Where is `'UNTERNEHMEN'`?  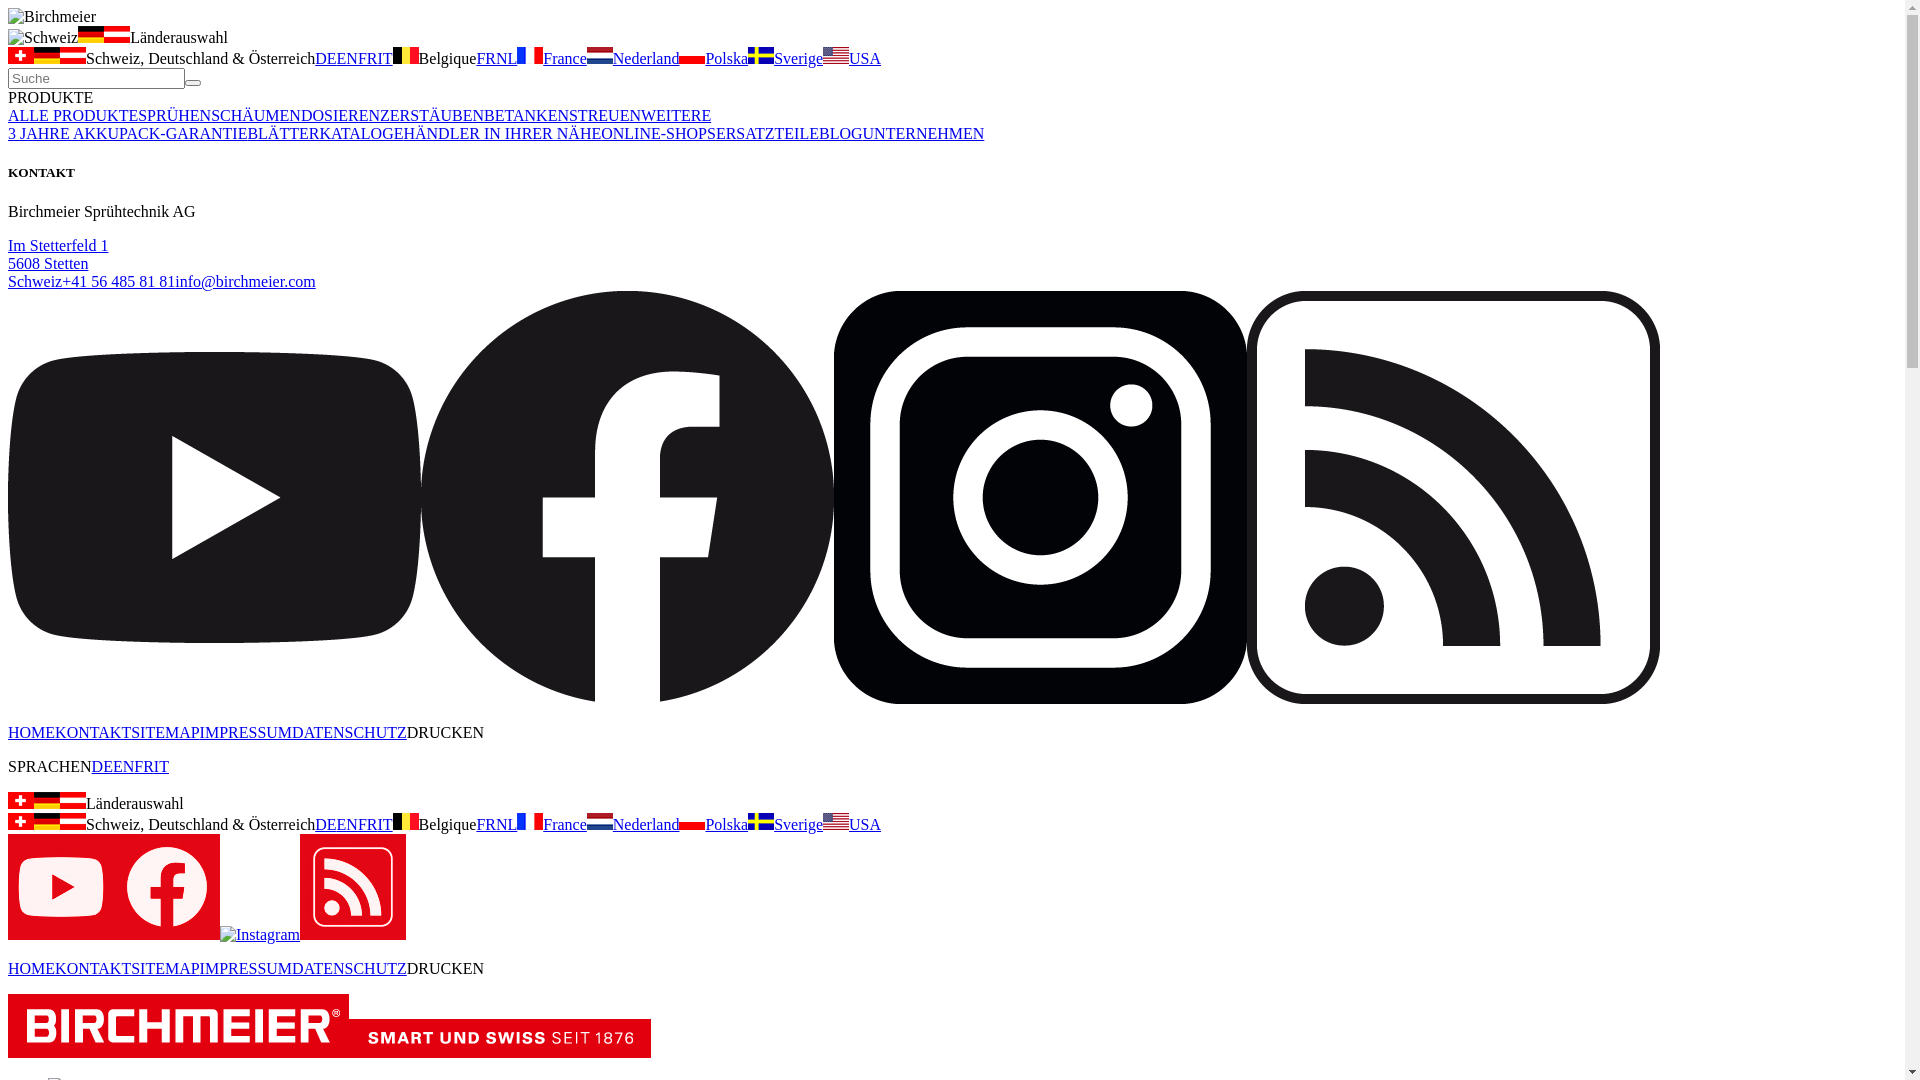
'UNTERNEHMEN' is located at coordinates (923, 133).